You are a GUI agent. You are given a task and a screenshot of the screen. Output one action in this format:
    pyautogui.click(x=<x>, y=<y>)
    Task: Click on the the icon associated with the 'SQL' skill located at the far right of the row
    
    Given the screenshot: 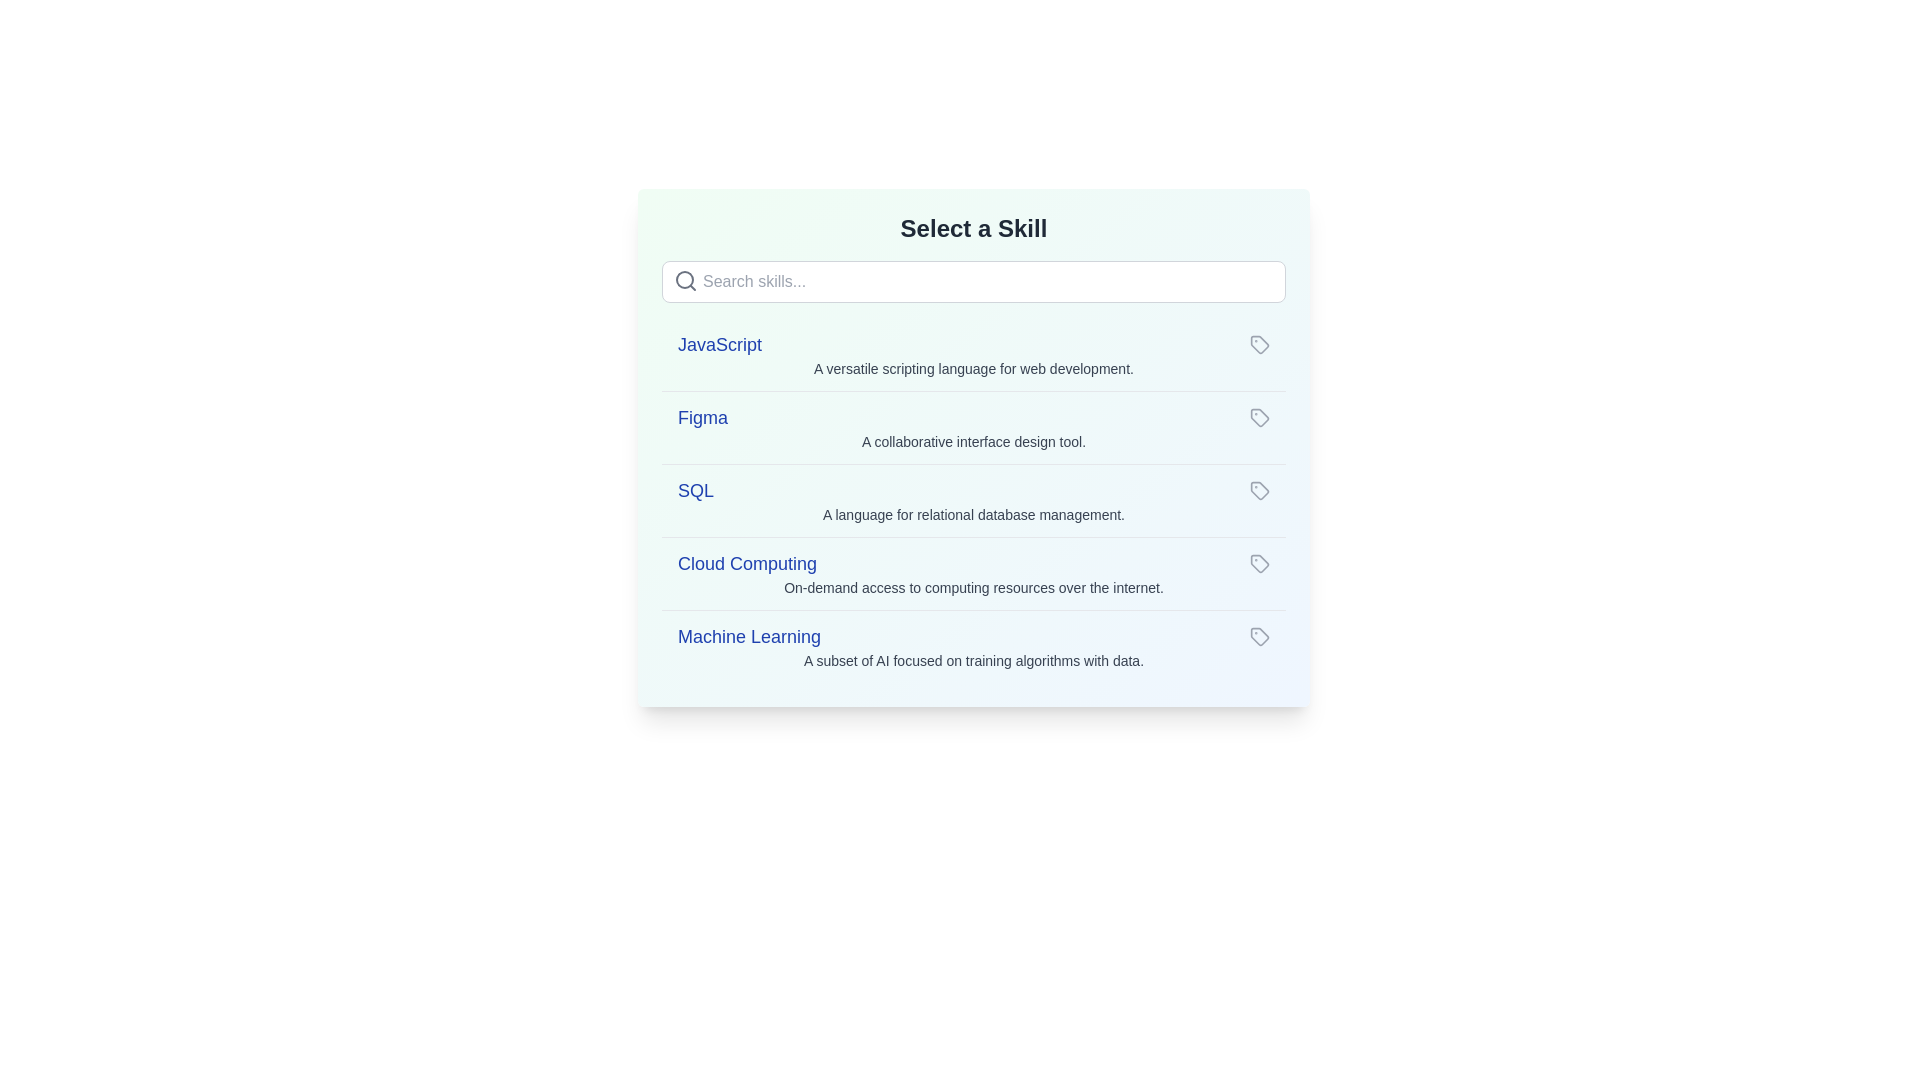 What is the action you would take?
    pyautogui.click(x=1258, y=490)
    